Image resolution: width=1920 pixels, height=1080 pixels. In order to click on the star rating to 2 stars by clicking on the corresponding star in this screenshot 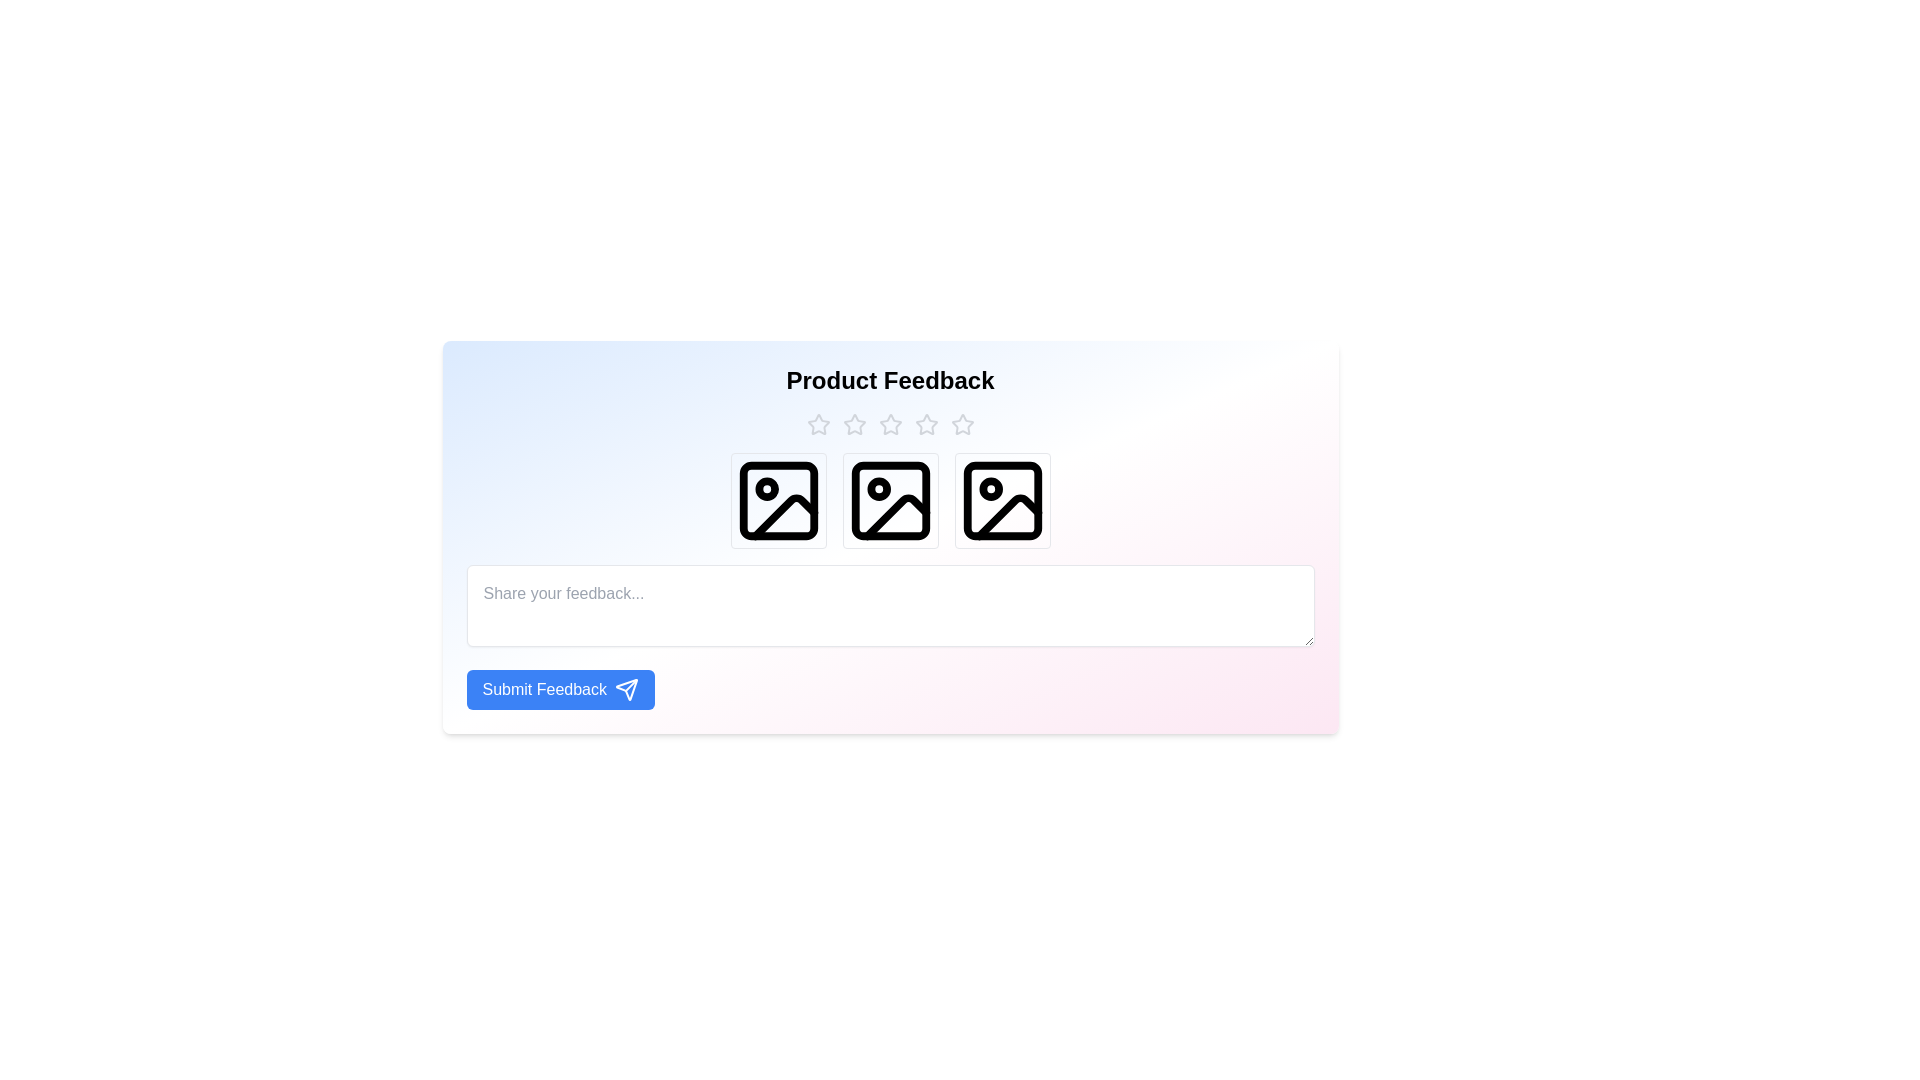, I will do `click(854, 423)`.